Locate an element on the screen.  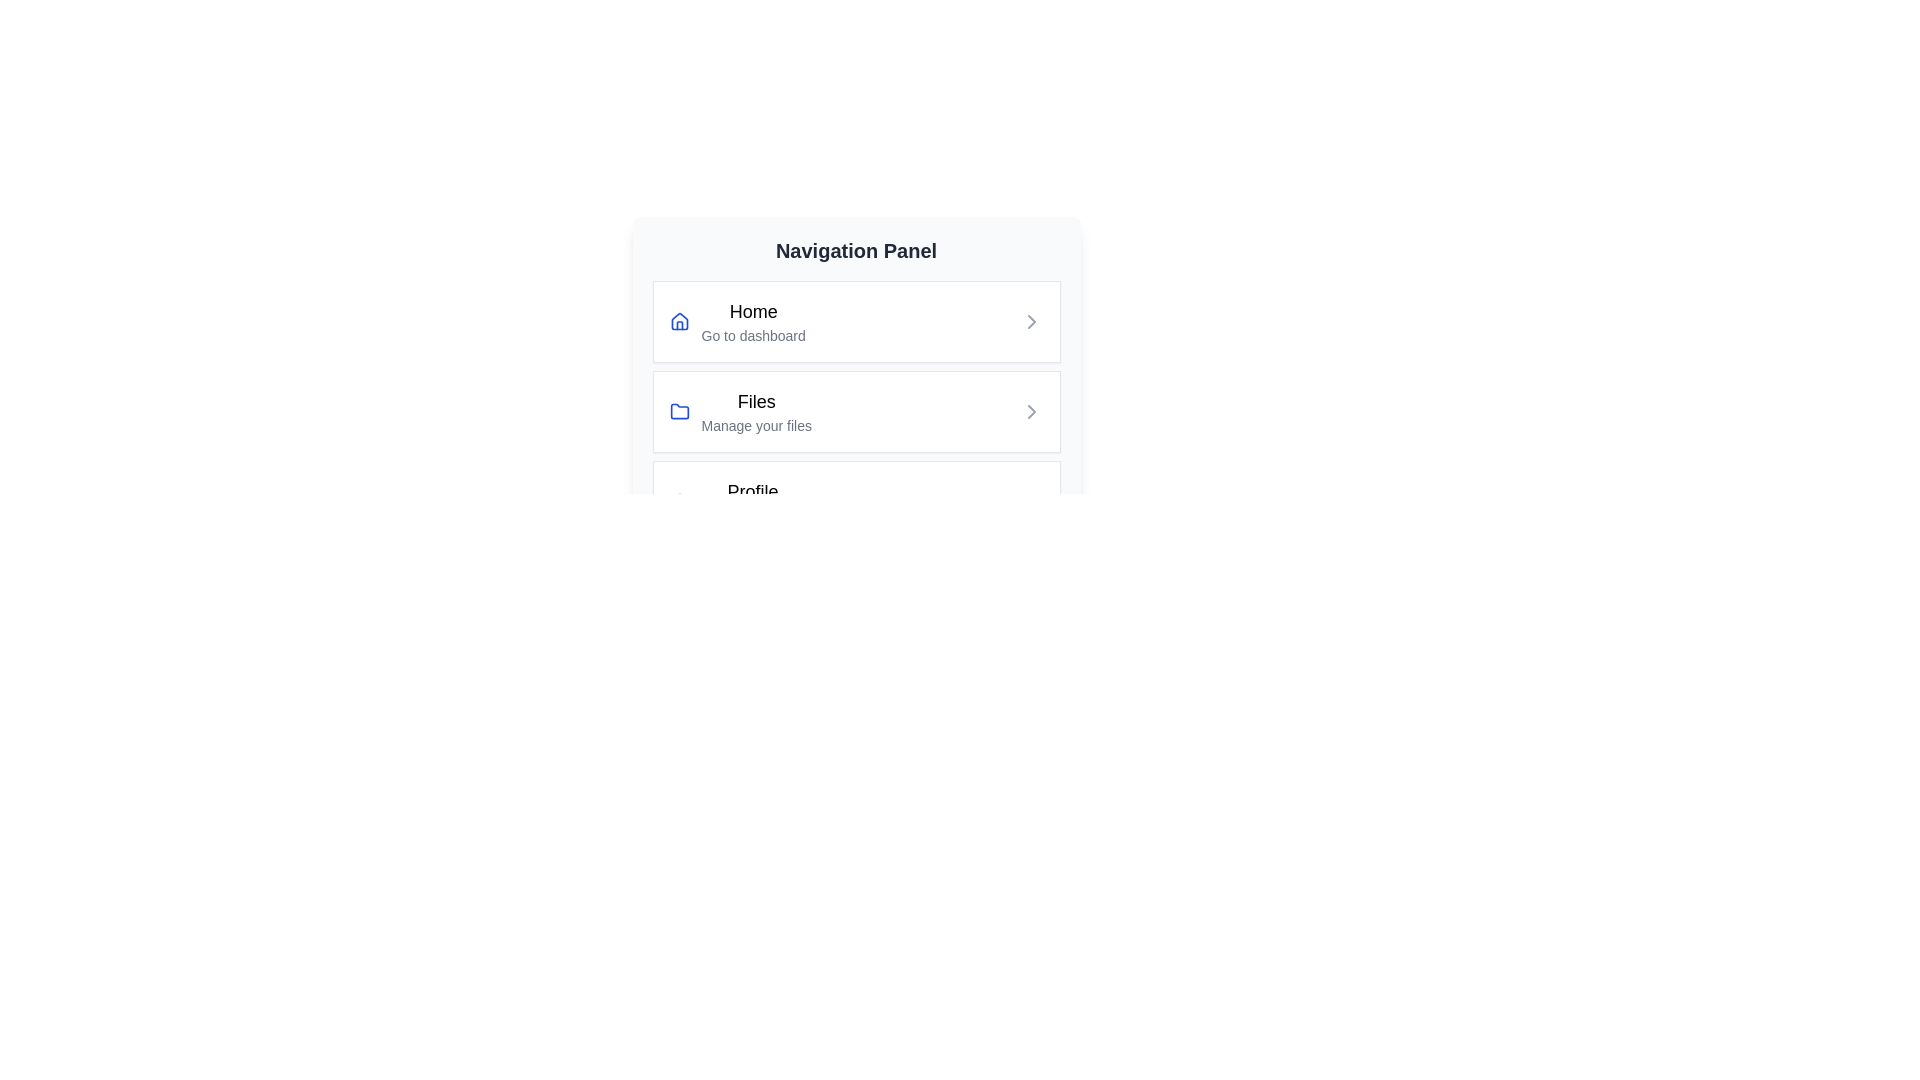
the blue folder icon located to the left of the 'Files' label in the navigation menu is located at coordinates (679, 411).